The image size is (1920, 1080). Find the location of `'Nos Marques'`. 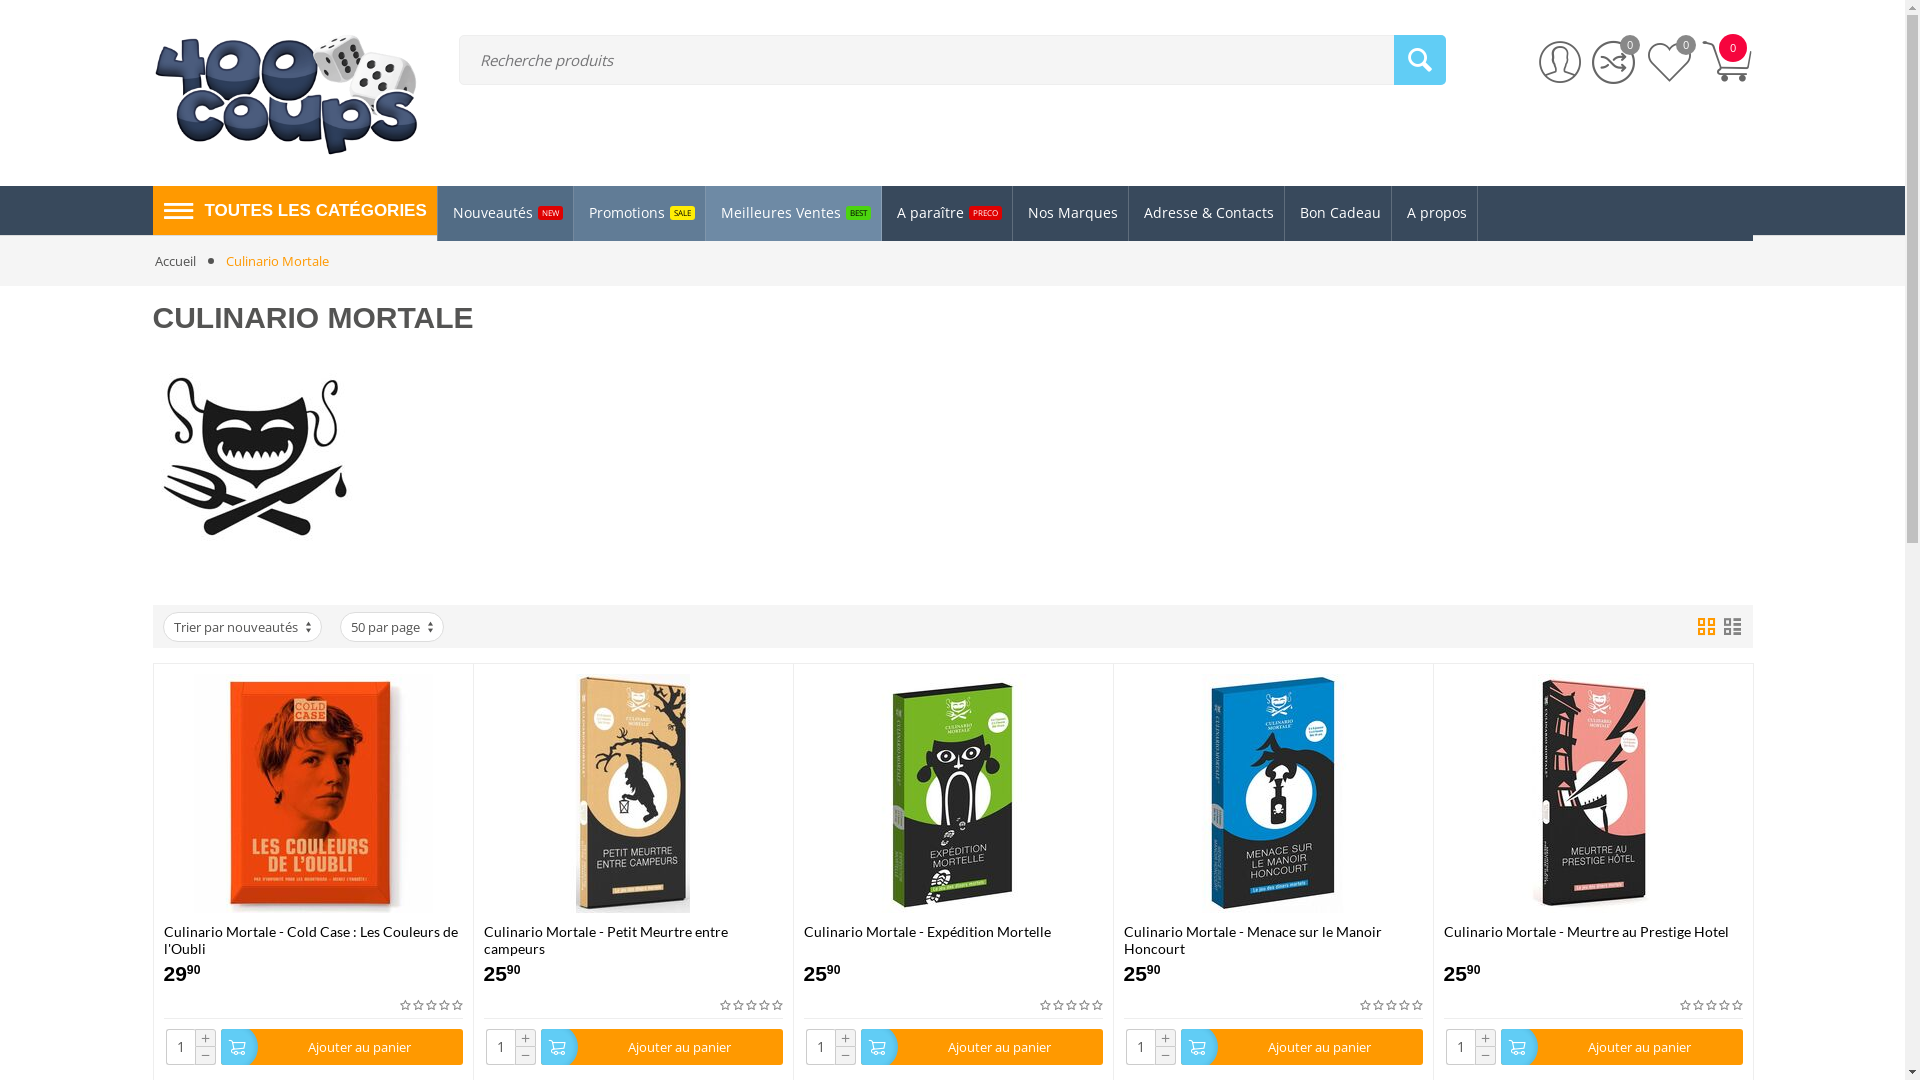

'Nos Marques' is located at coordinates (1069, 213).